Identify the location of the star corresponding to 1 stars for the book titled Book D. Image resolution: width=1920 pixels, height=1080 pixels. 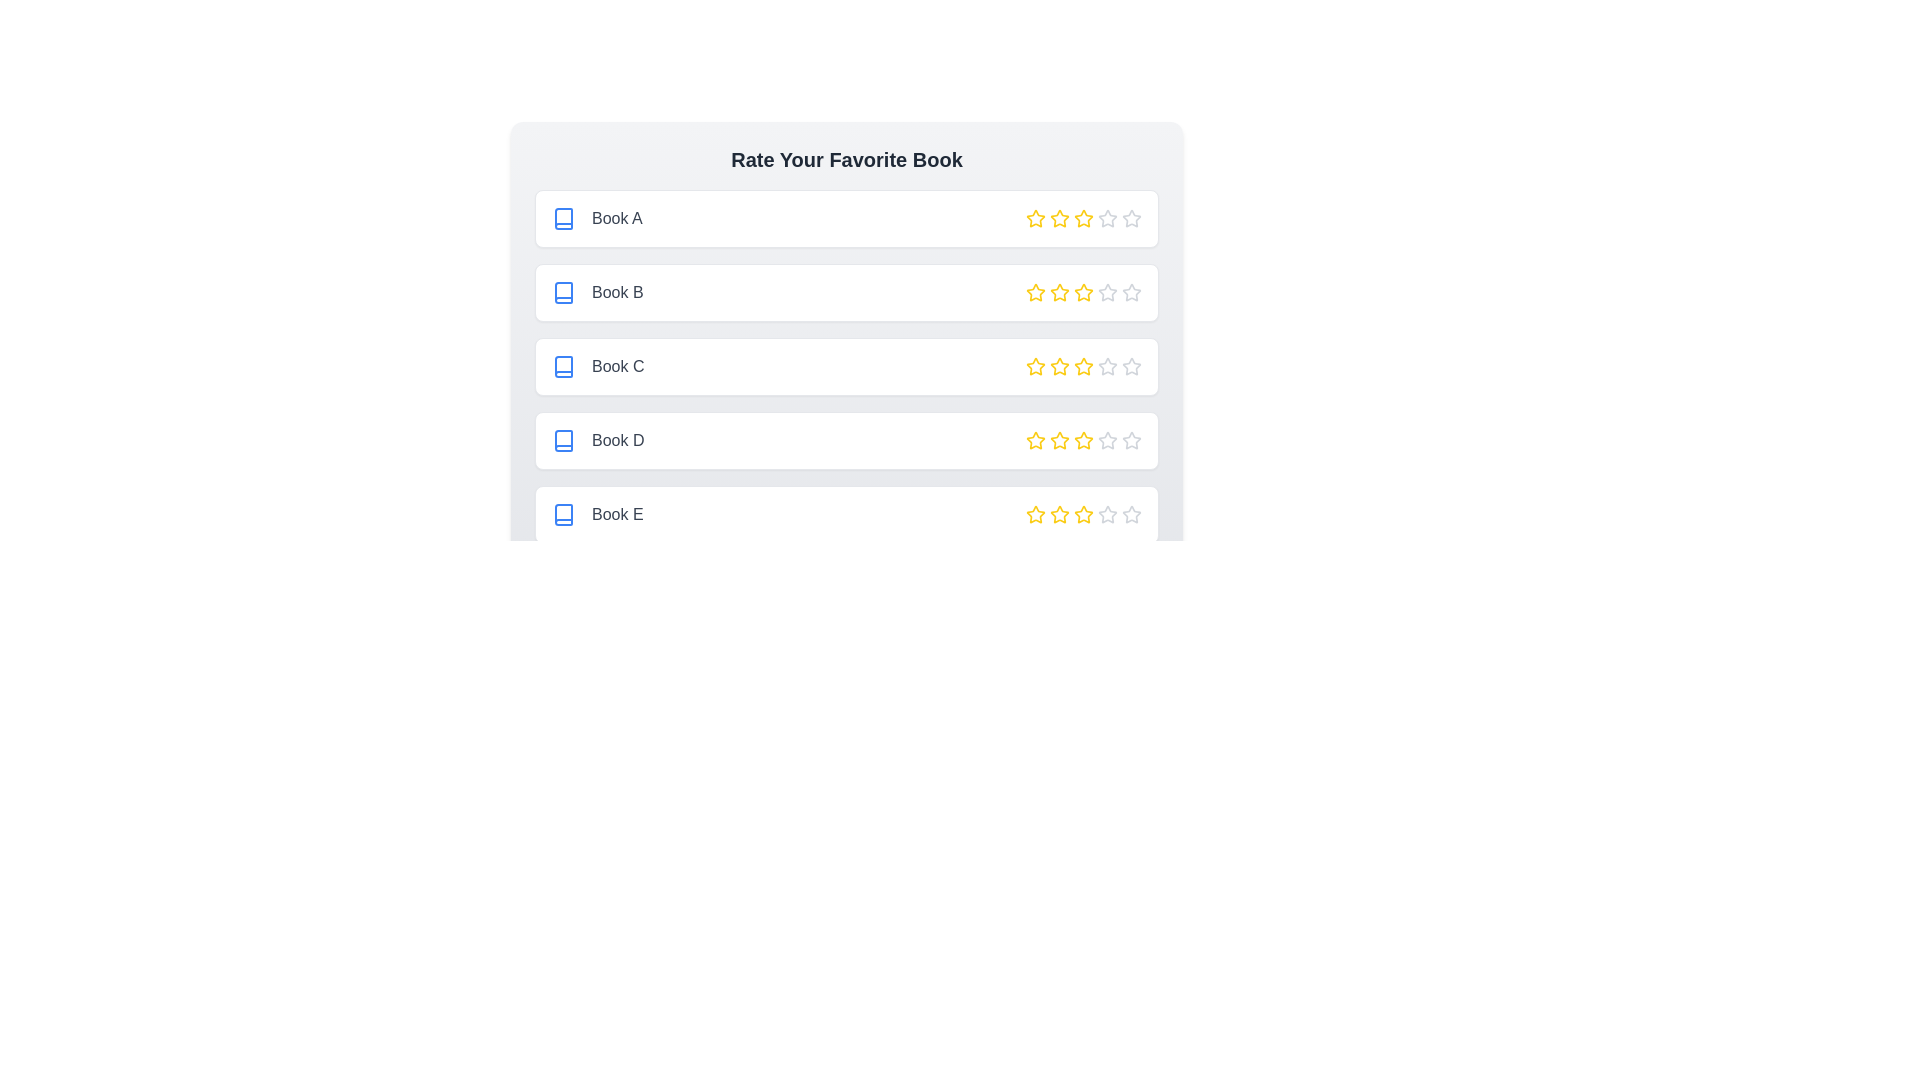
(1036, 439).